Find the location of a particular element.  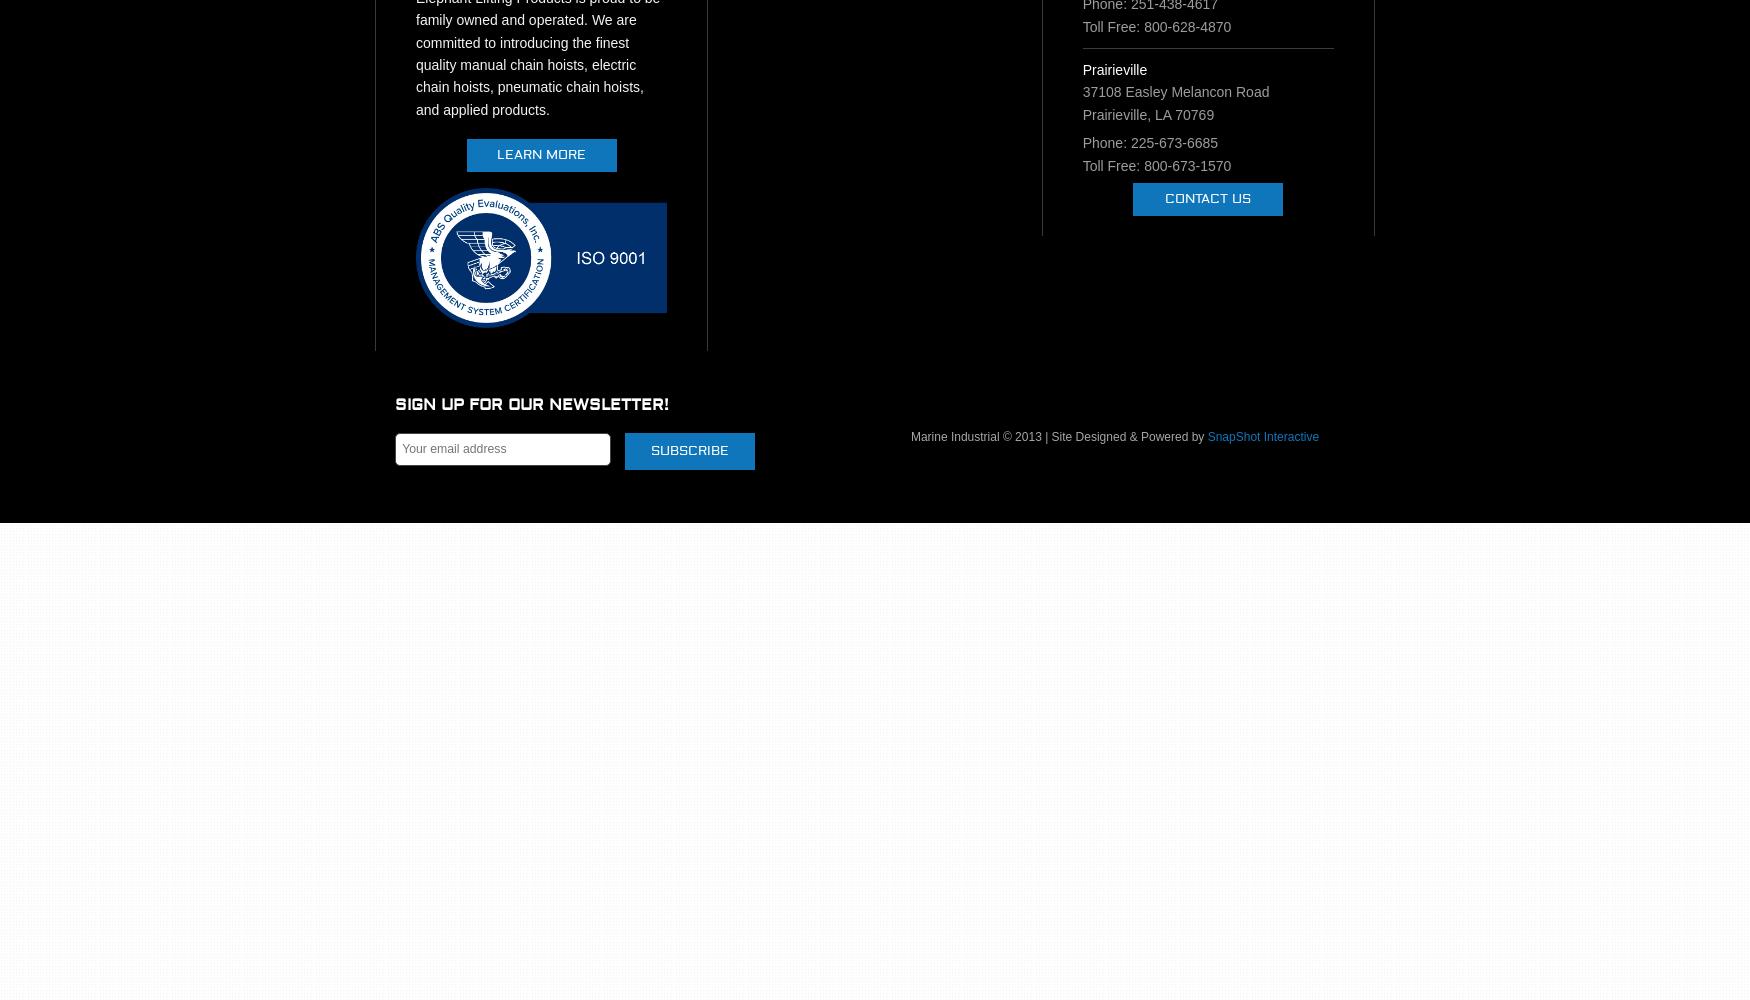

'Marine Industrial © 2013 | Site Designed & Powered by' is located at coordinates (909, 437).